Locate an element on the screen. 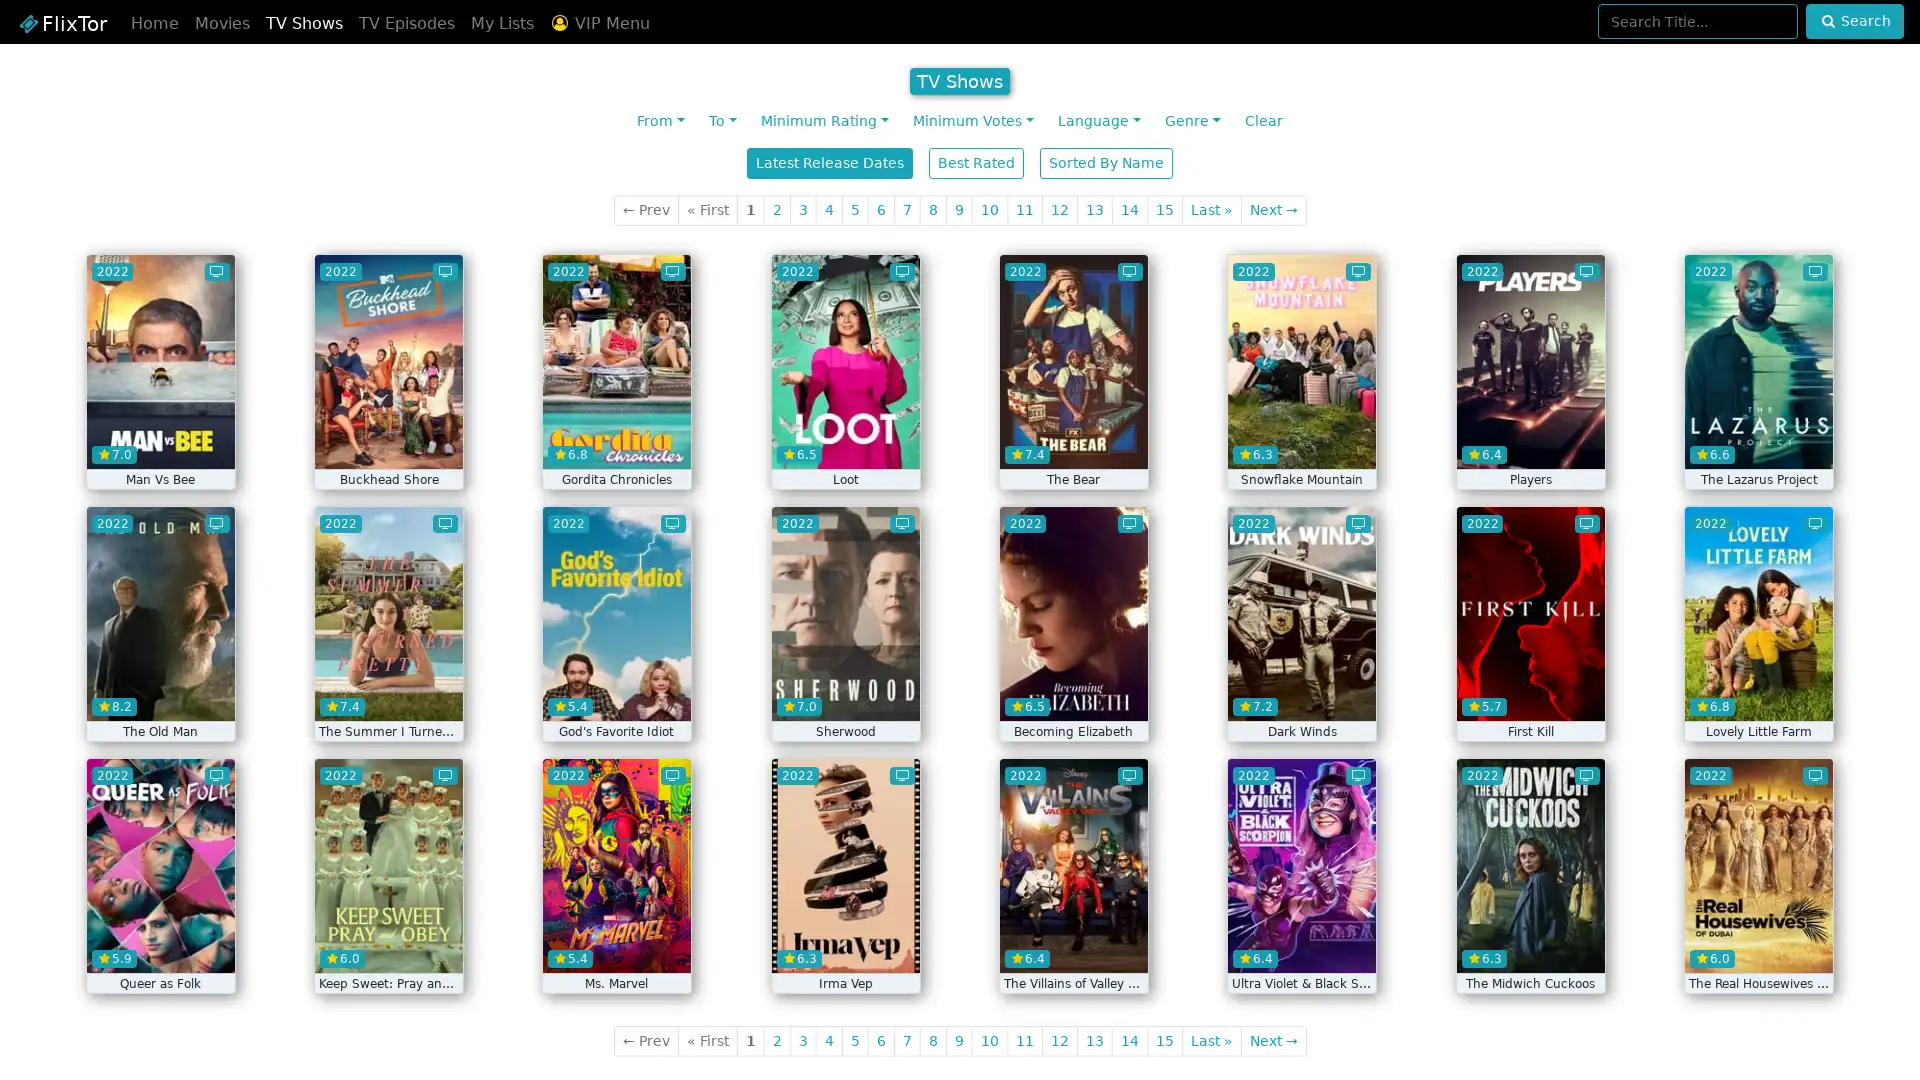 The image size is (1920, 1080). Watch Now is located at coordinates (845, 438).